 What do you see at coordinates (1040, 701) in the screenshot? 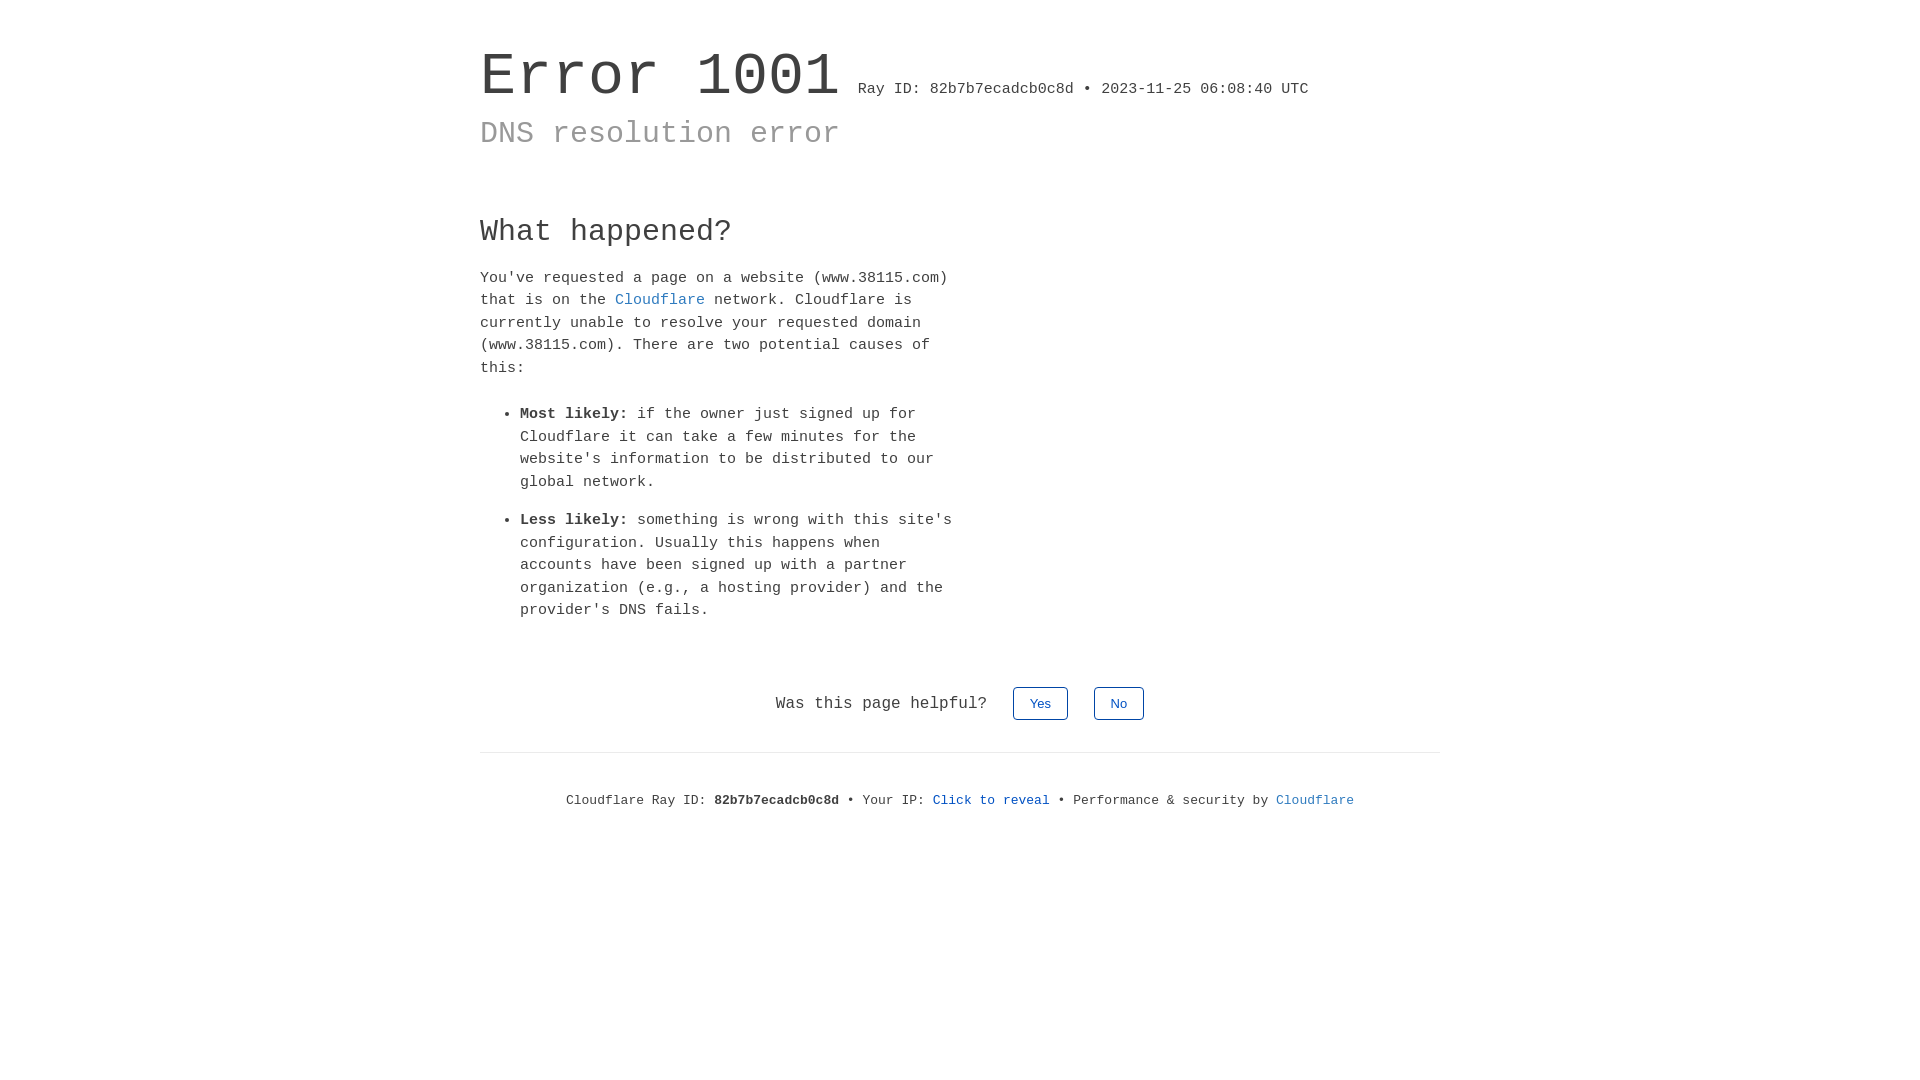
I see `'Yes'` at bounding box center [1040, 701].